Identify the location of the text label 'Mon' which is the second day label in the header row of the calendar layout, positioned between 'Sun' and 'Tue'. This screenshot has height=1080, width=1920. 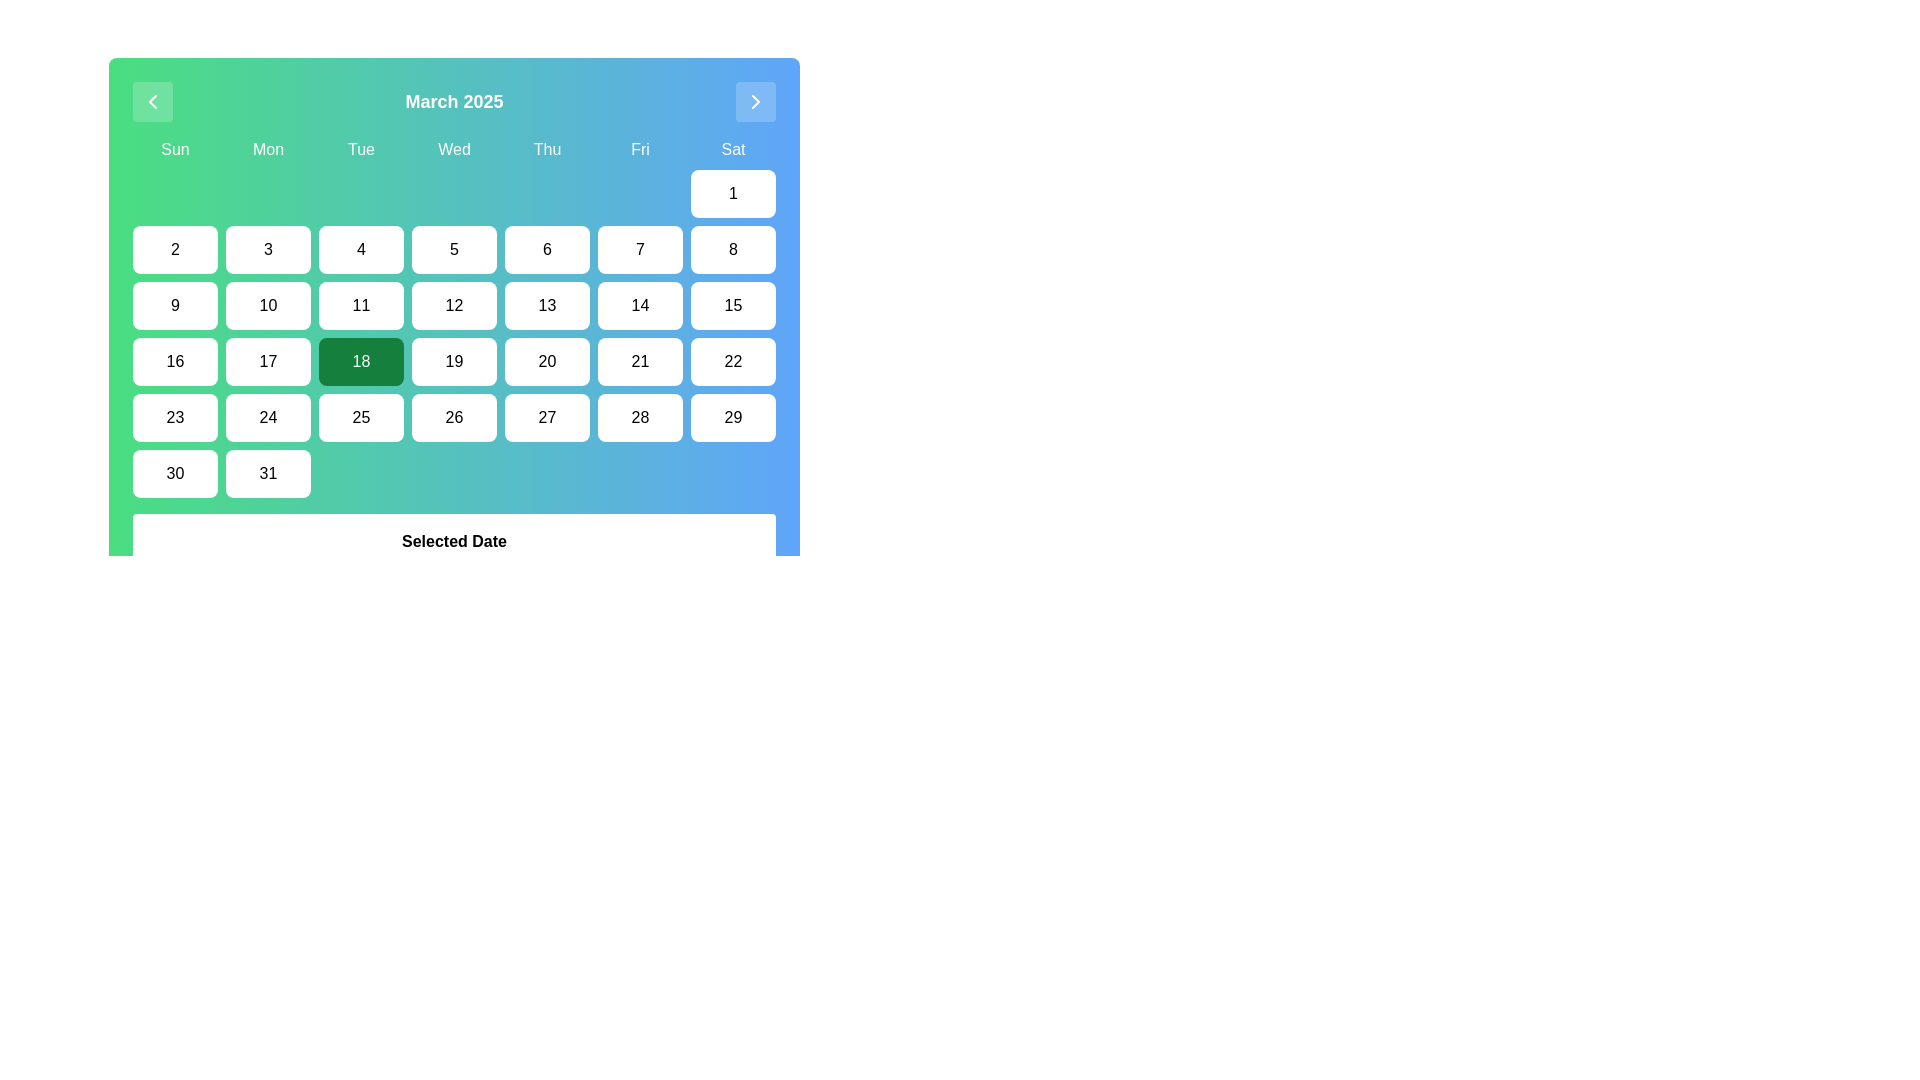
(267, 149).